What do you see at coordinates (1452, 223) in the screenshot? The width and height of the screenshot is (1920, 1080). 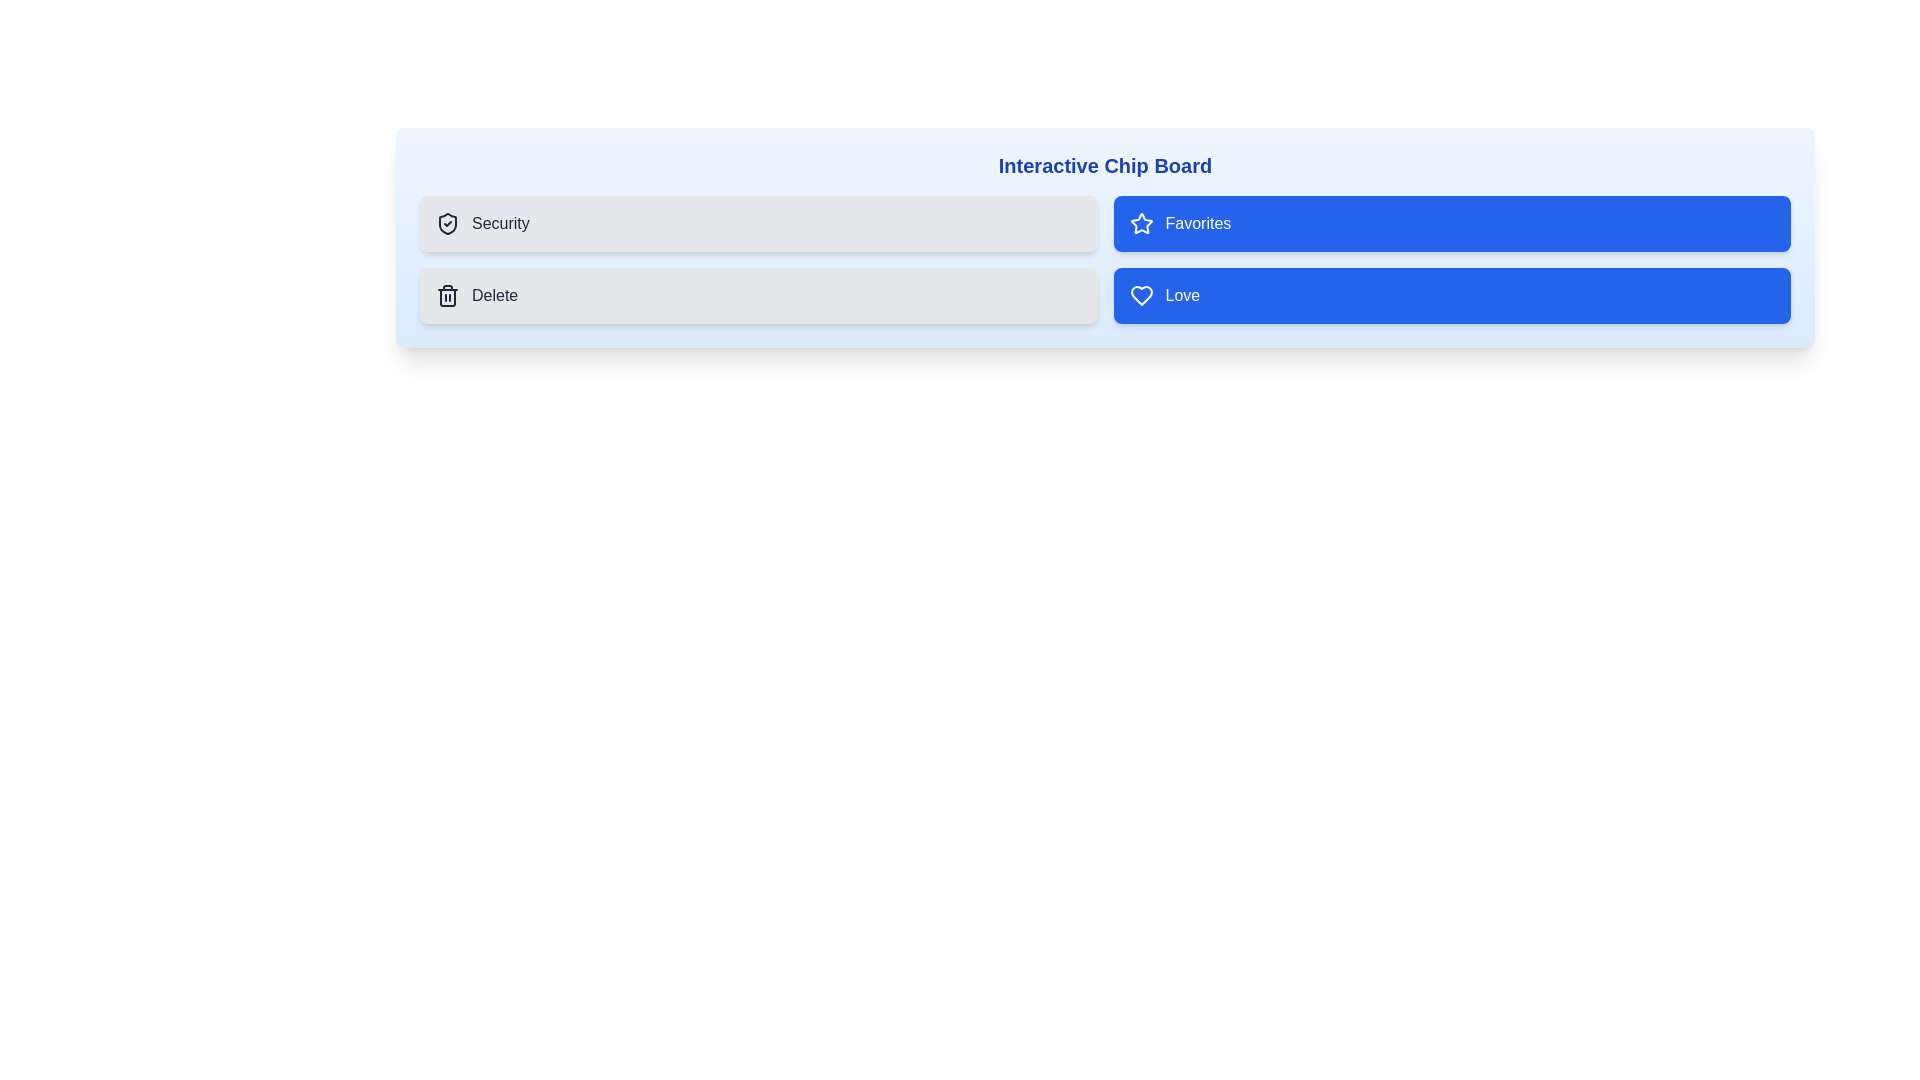 I see `the chip labeled Favorites to observe the hover effect` at bounding box center [1452, 223].